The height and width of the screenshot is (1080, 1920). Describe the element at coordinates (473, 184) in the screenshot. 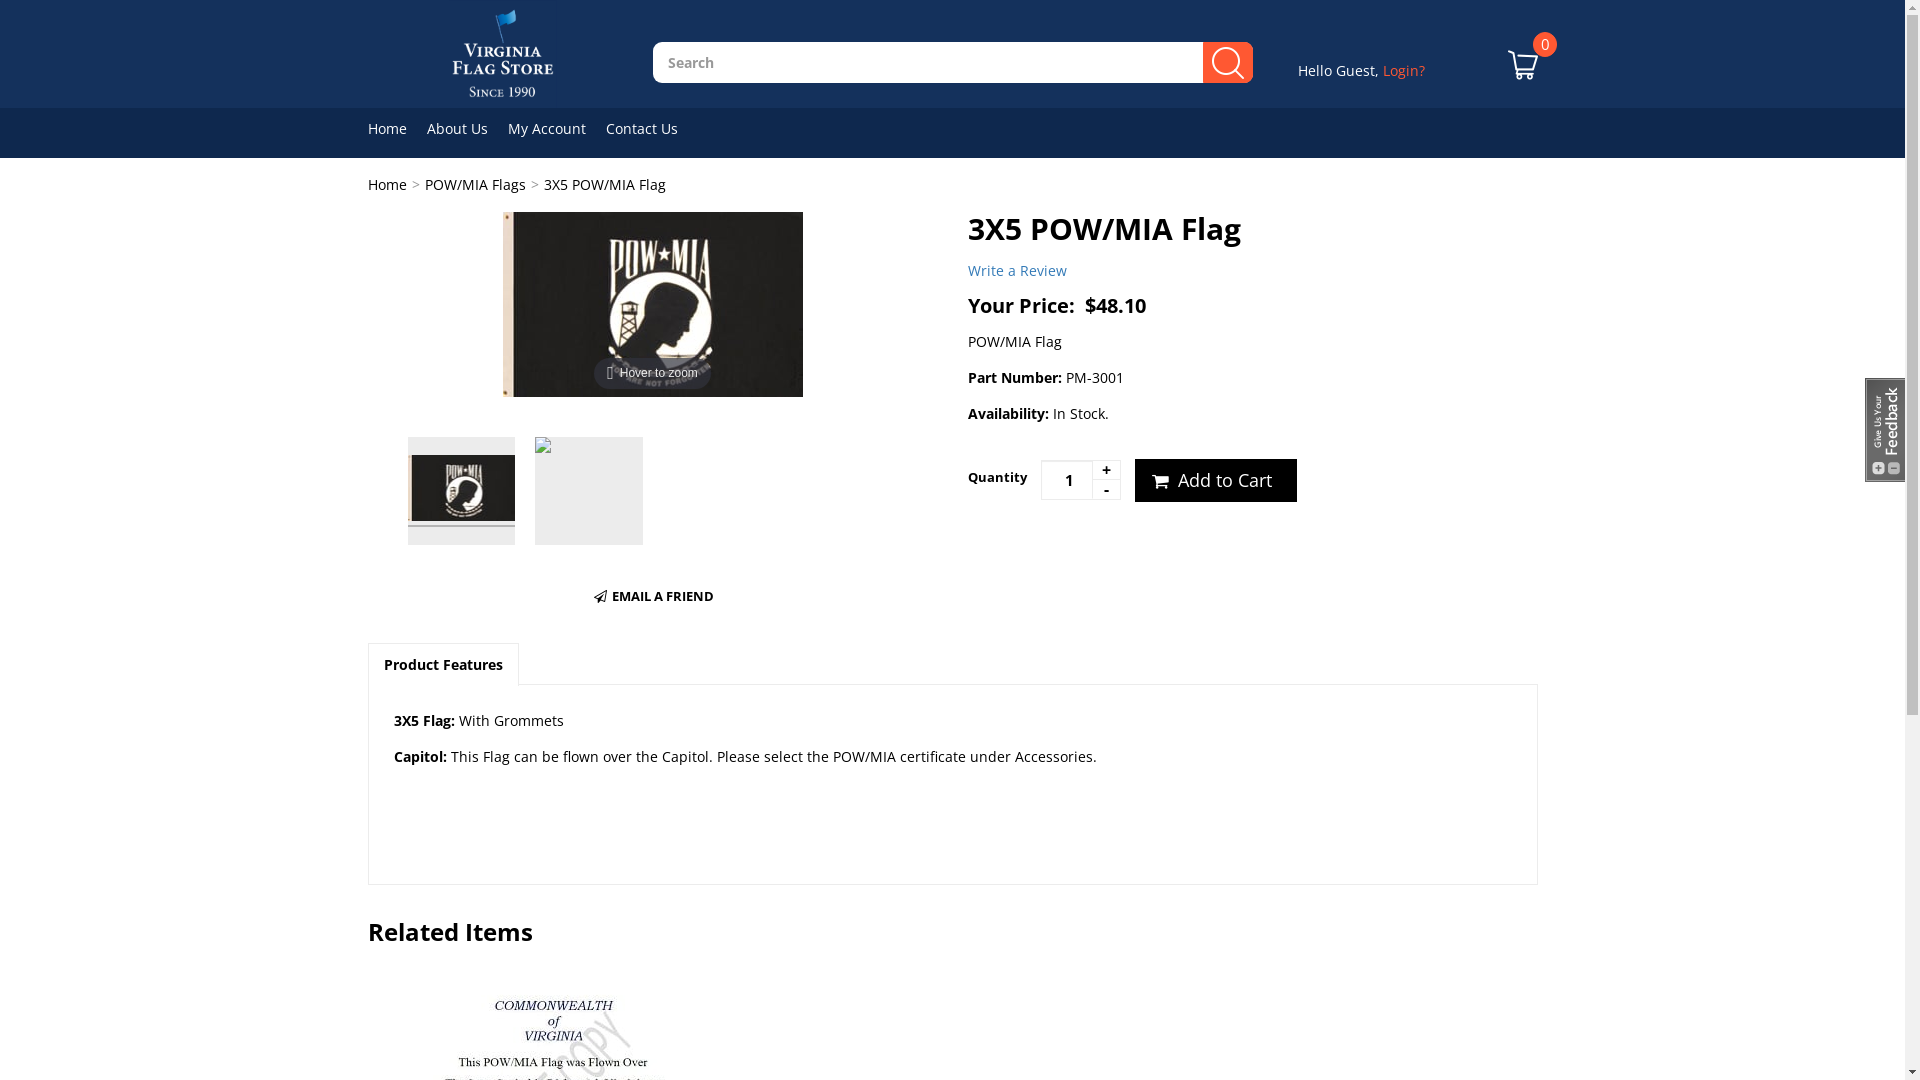

I see `'POW/MIA Flags'` at that location.